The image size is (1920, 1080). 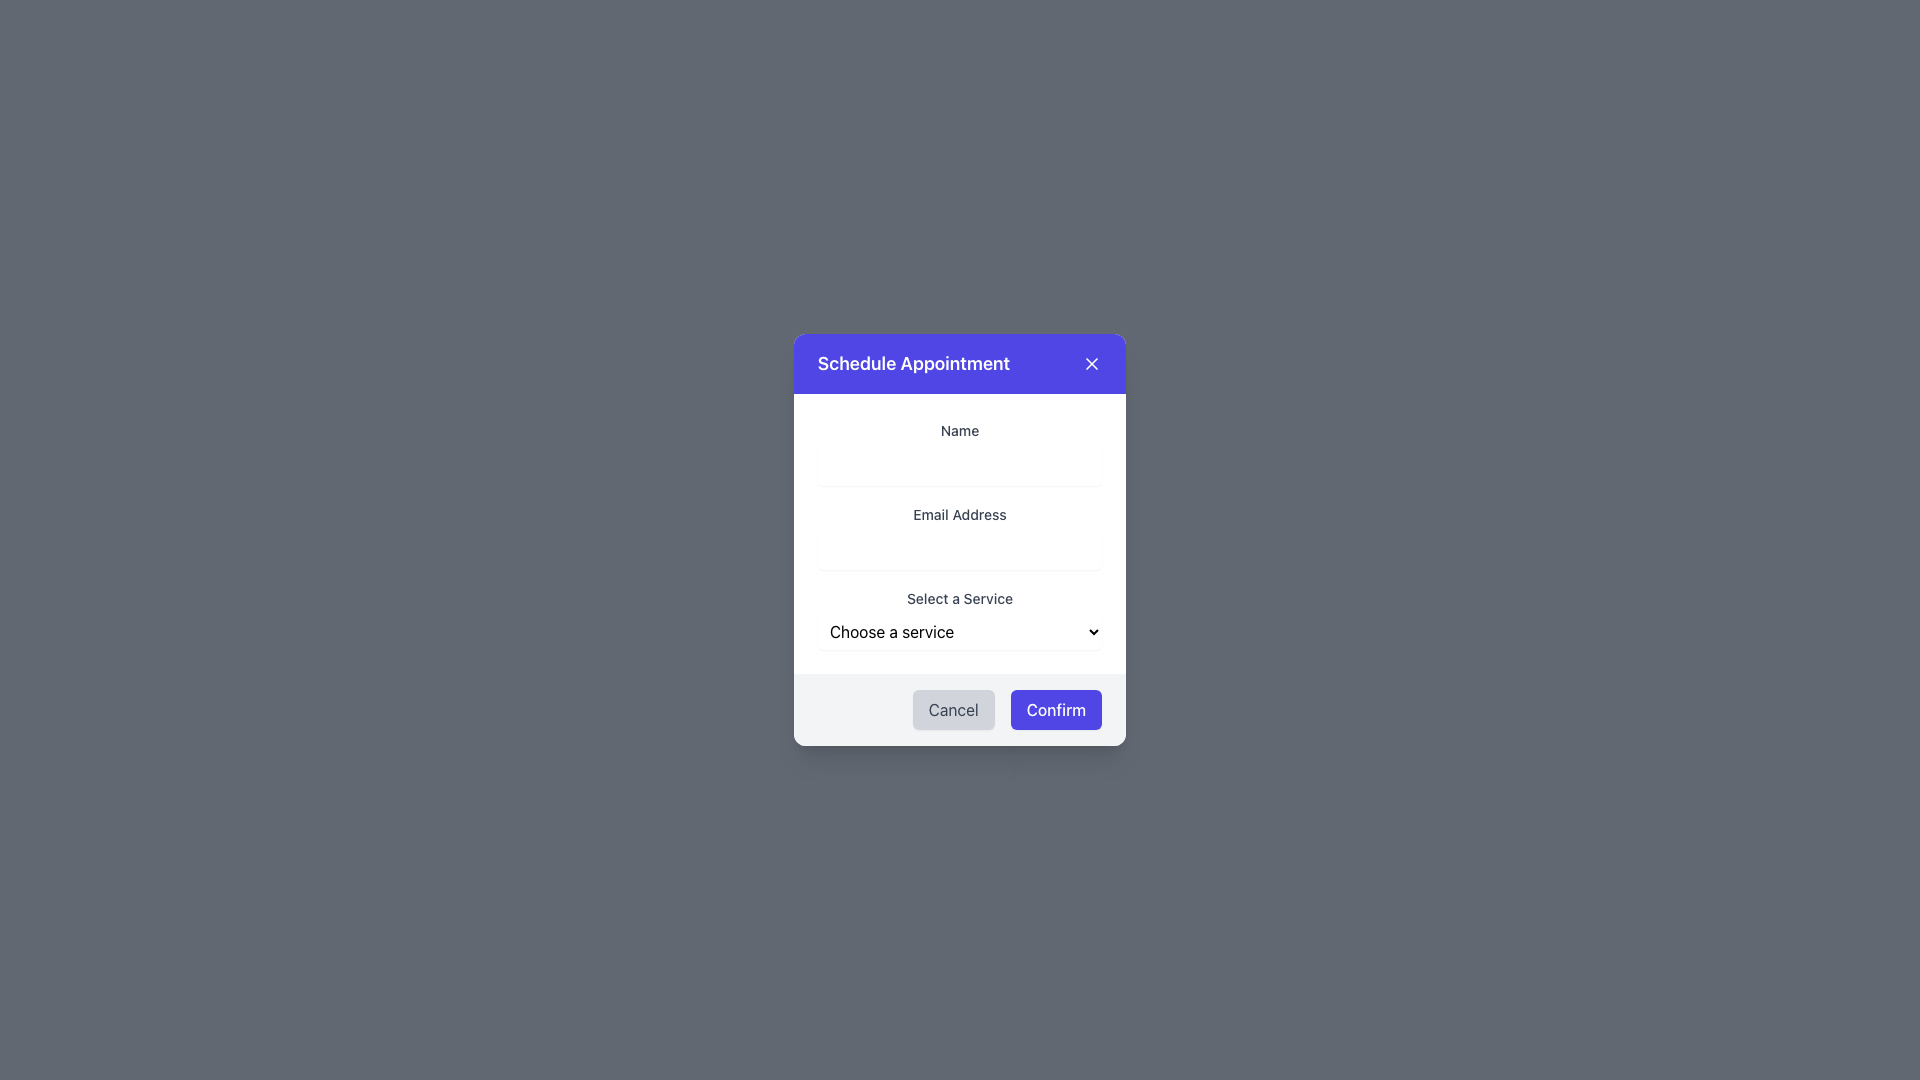 I want to click on the 'Select a Service' dropdown menu, which is styled with rounded edges and has a default value of 'Choose a service', so click(x=960, y=616).